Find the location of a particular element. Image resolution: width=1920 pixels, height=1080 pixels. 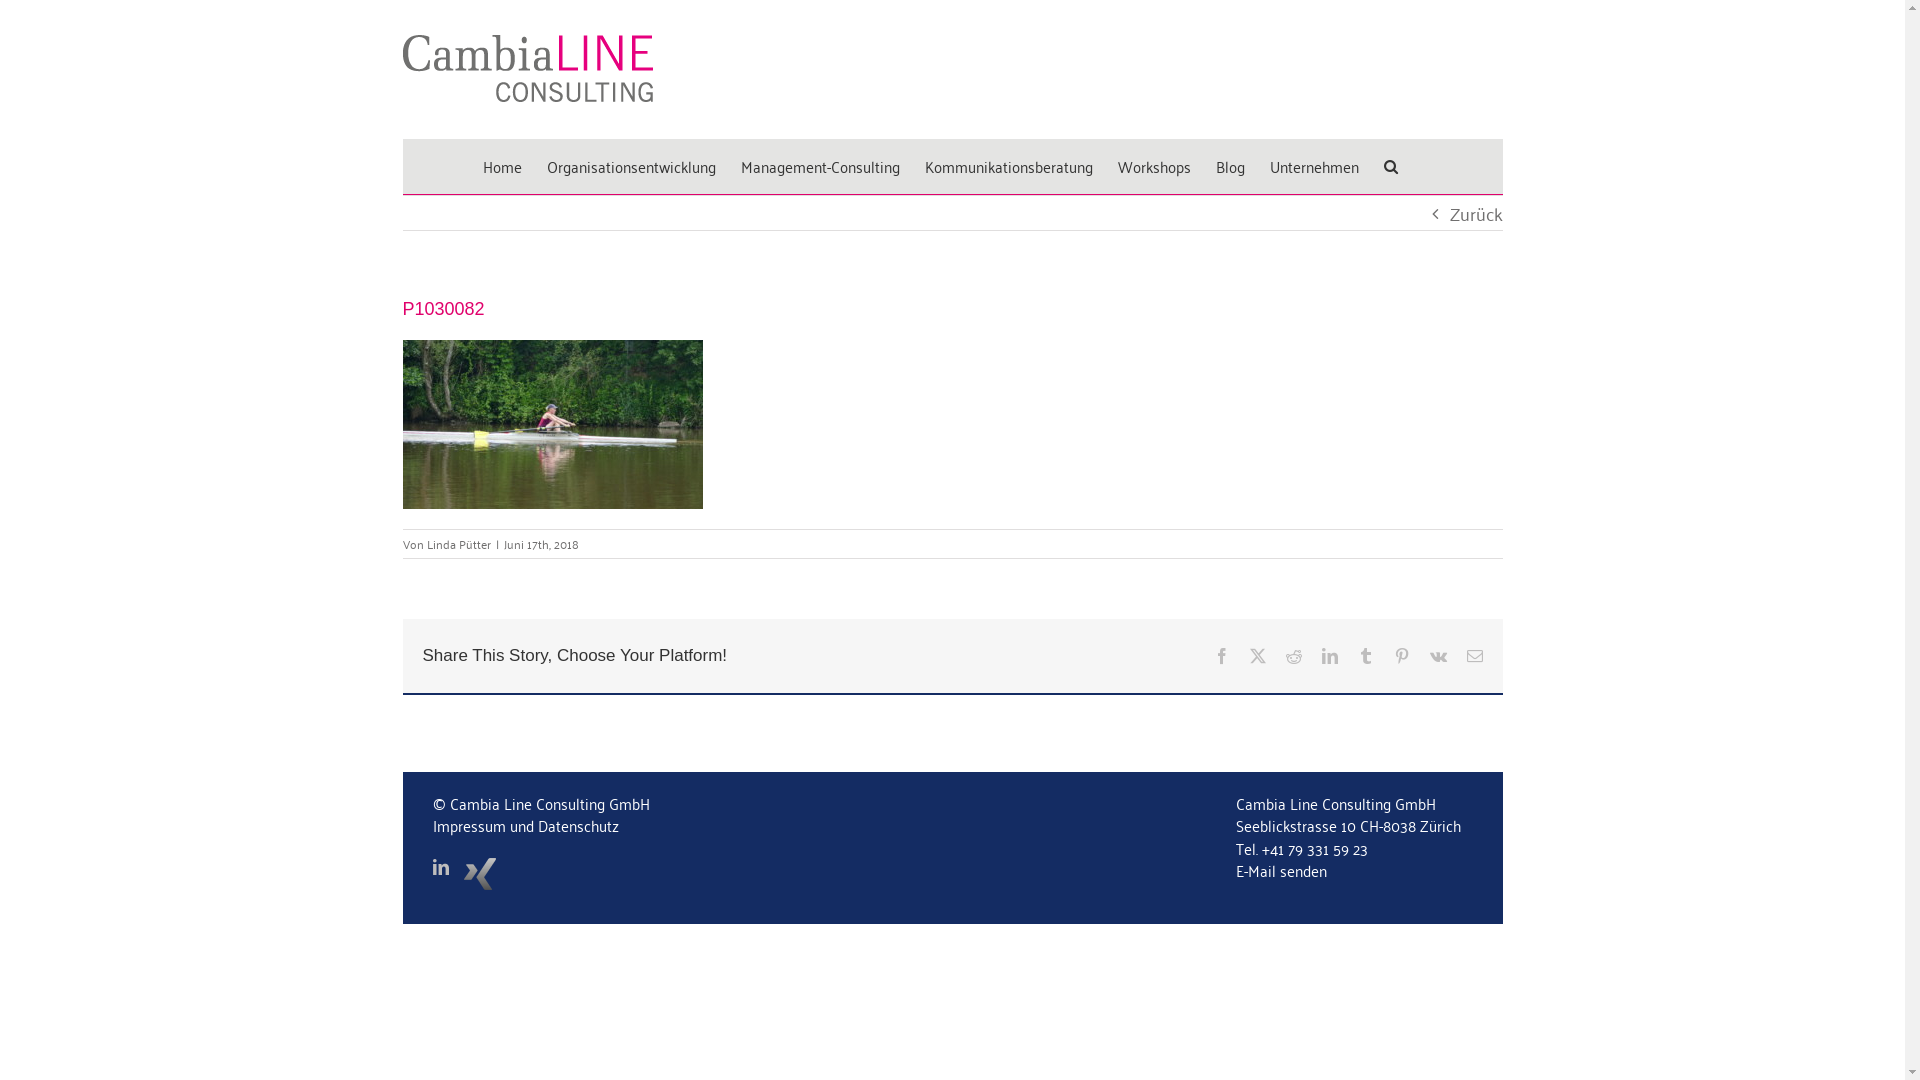

'E-Mail senden' is located at coordinates (1281, 869).